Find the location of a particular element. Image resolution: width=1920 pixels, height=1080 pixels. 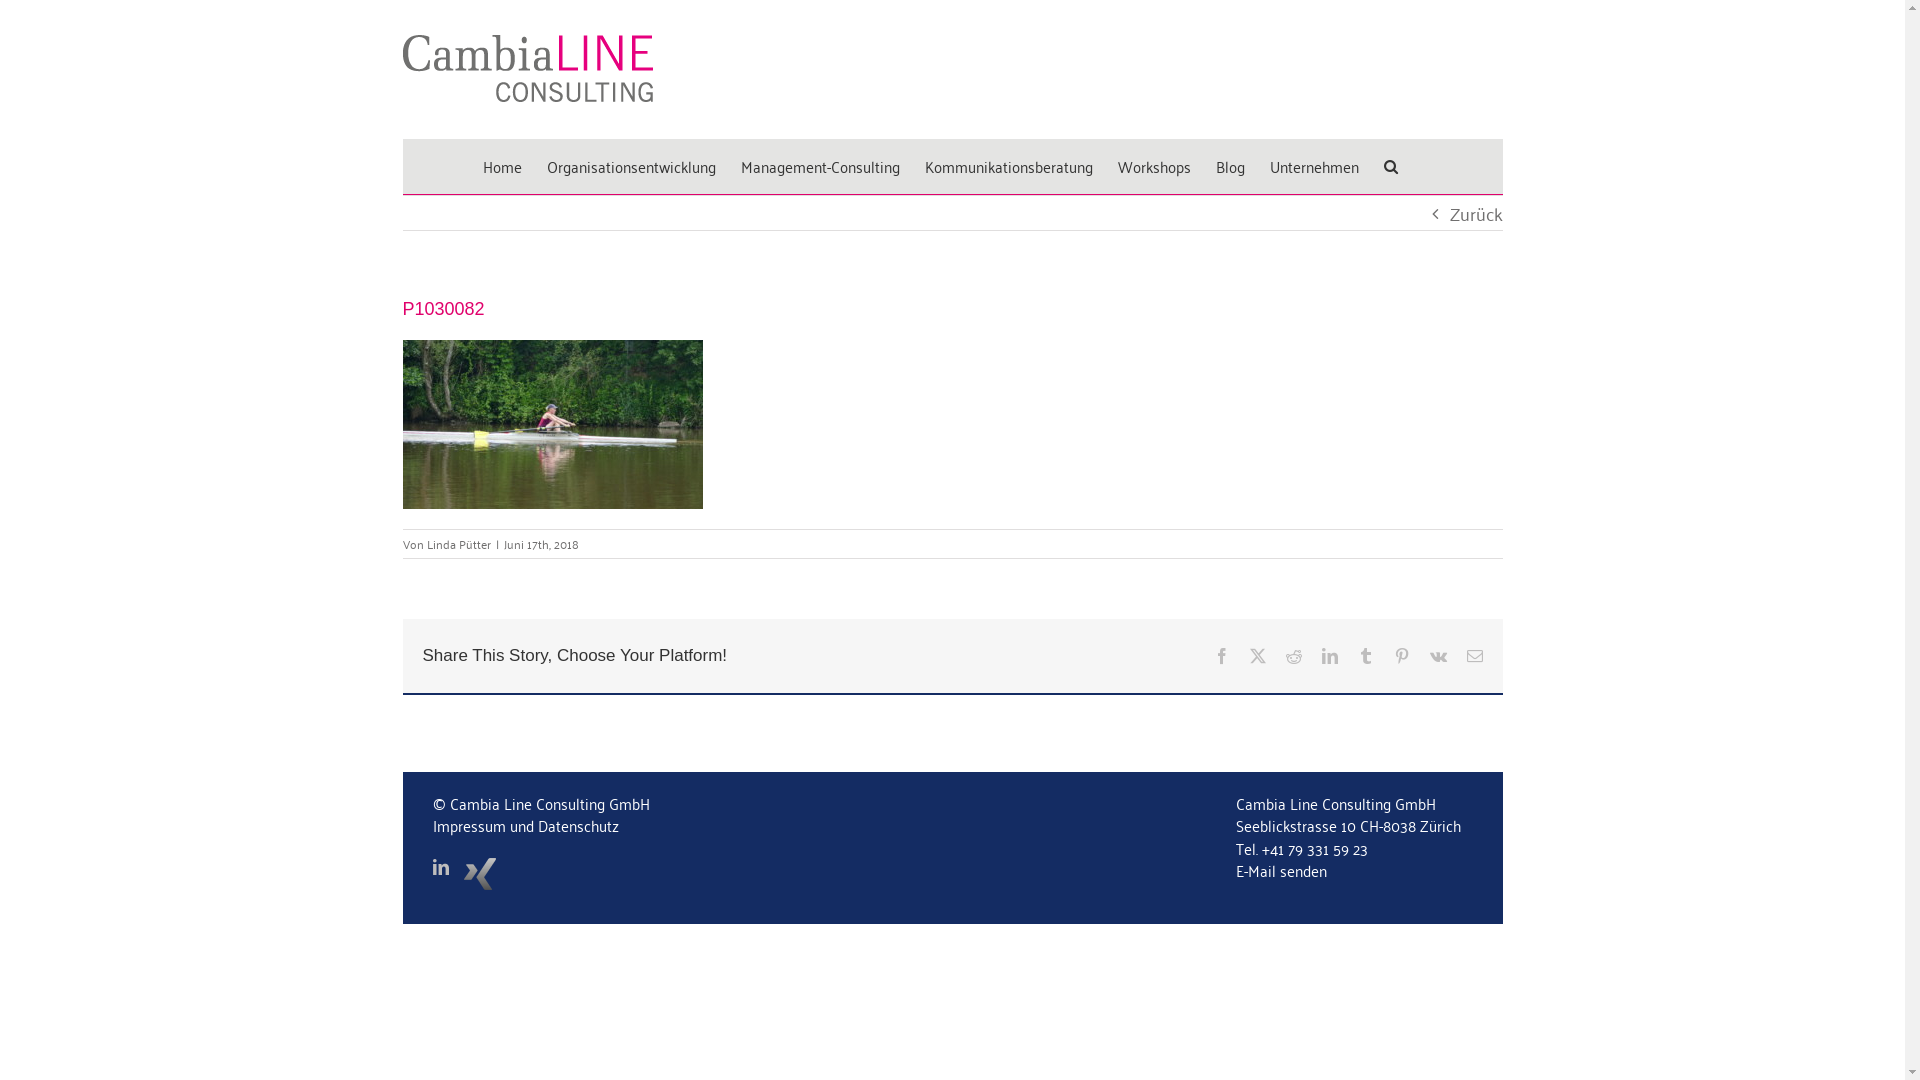

'E-Mail senden' is located at coordinates (1281, 869).